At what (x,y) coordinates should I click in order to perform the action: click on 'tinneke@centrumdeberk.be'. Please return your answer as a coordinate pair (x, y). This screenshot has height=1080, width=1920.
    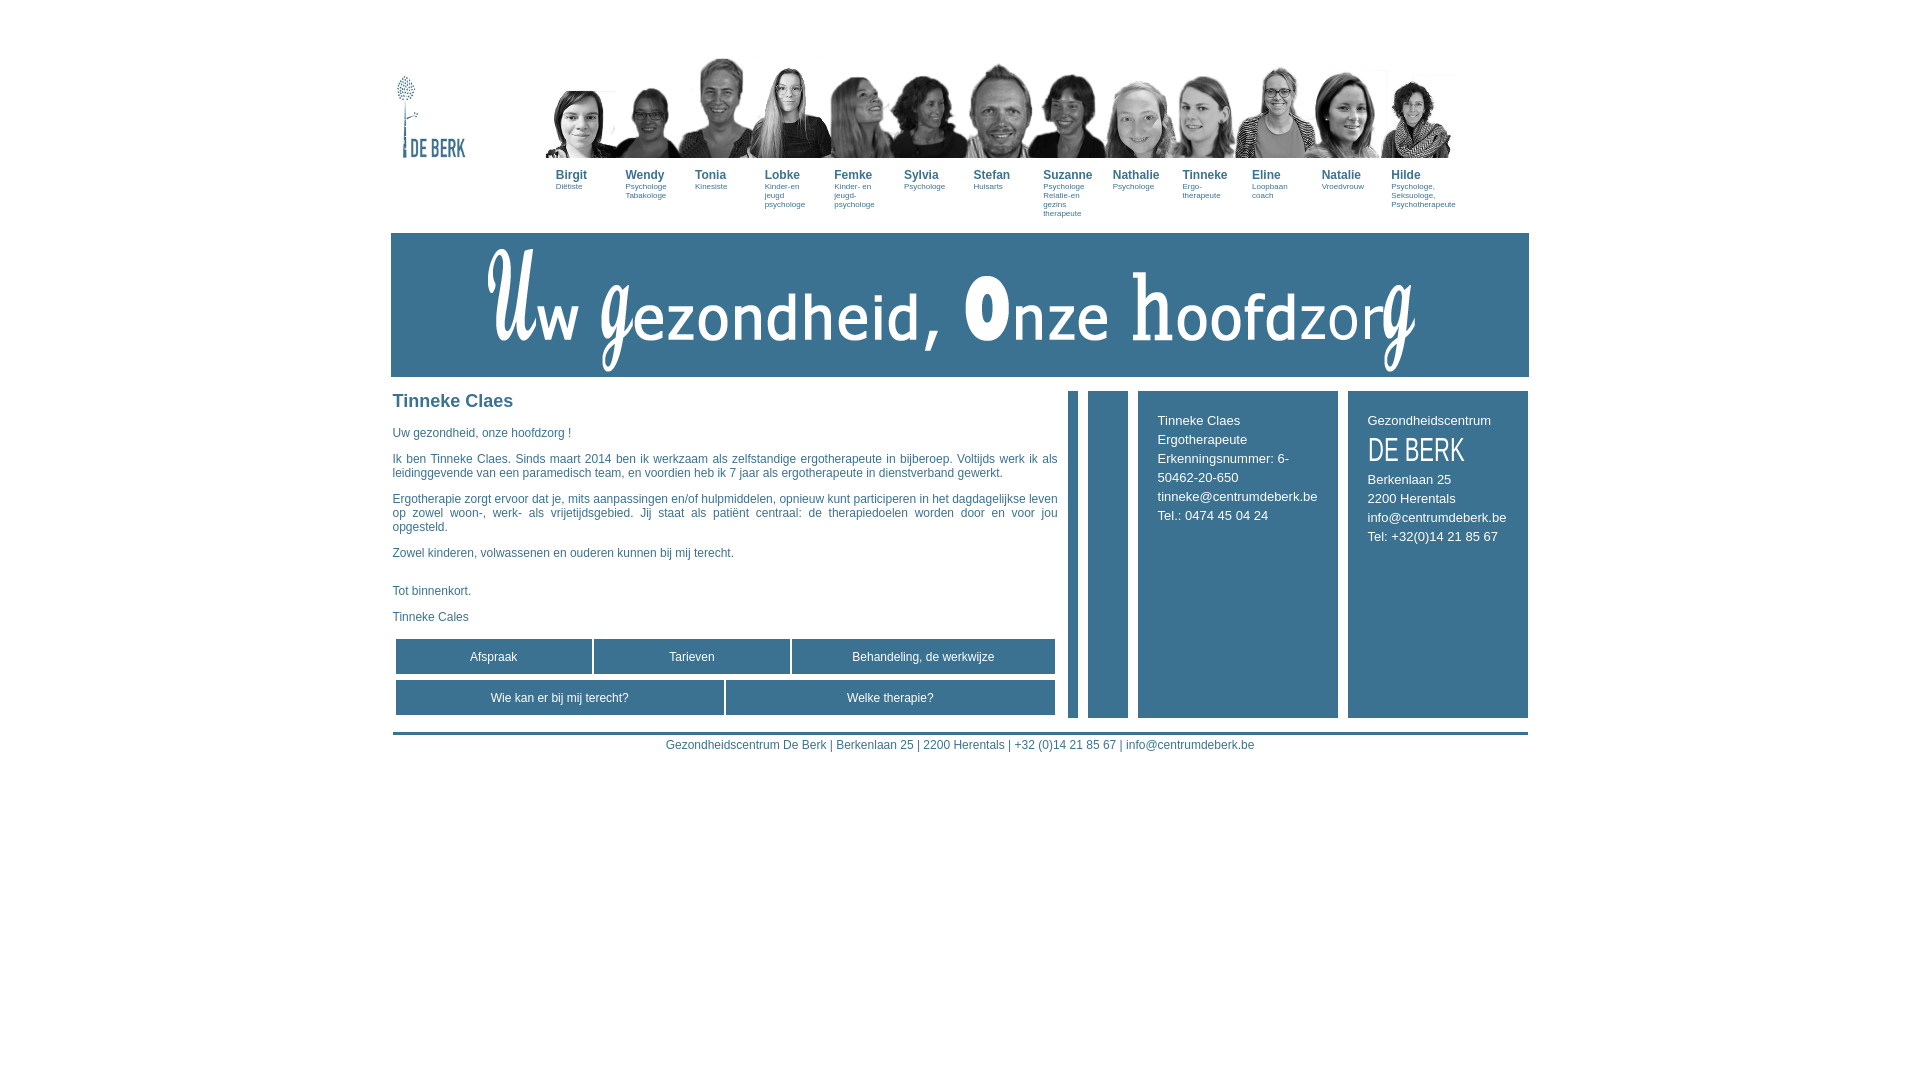
    Looking at the image, I should click on (1237, 495).